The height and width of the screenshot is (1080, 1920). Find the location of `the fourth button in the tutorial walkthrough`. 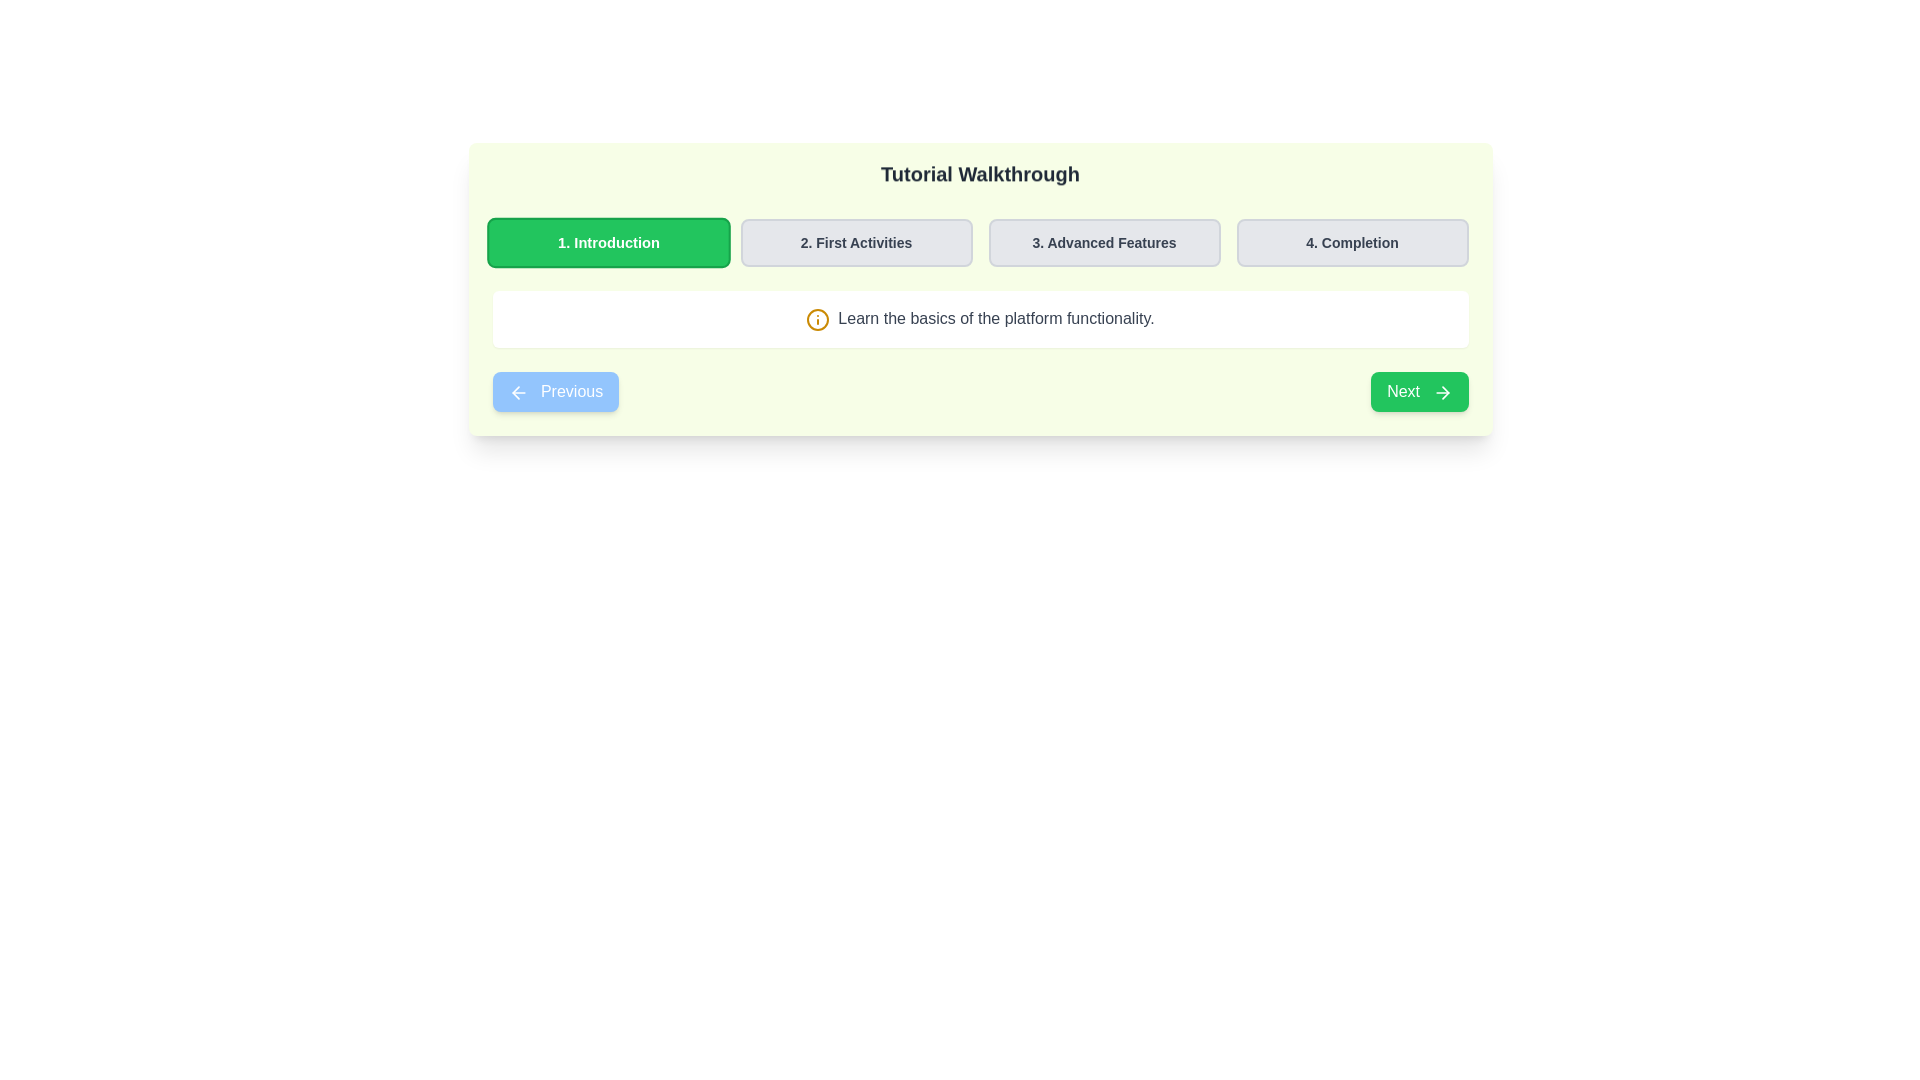

the fourth button in the tutorial walkthrough is located at coordinates (1352, 242).